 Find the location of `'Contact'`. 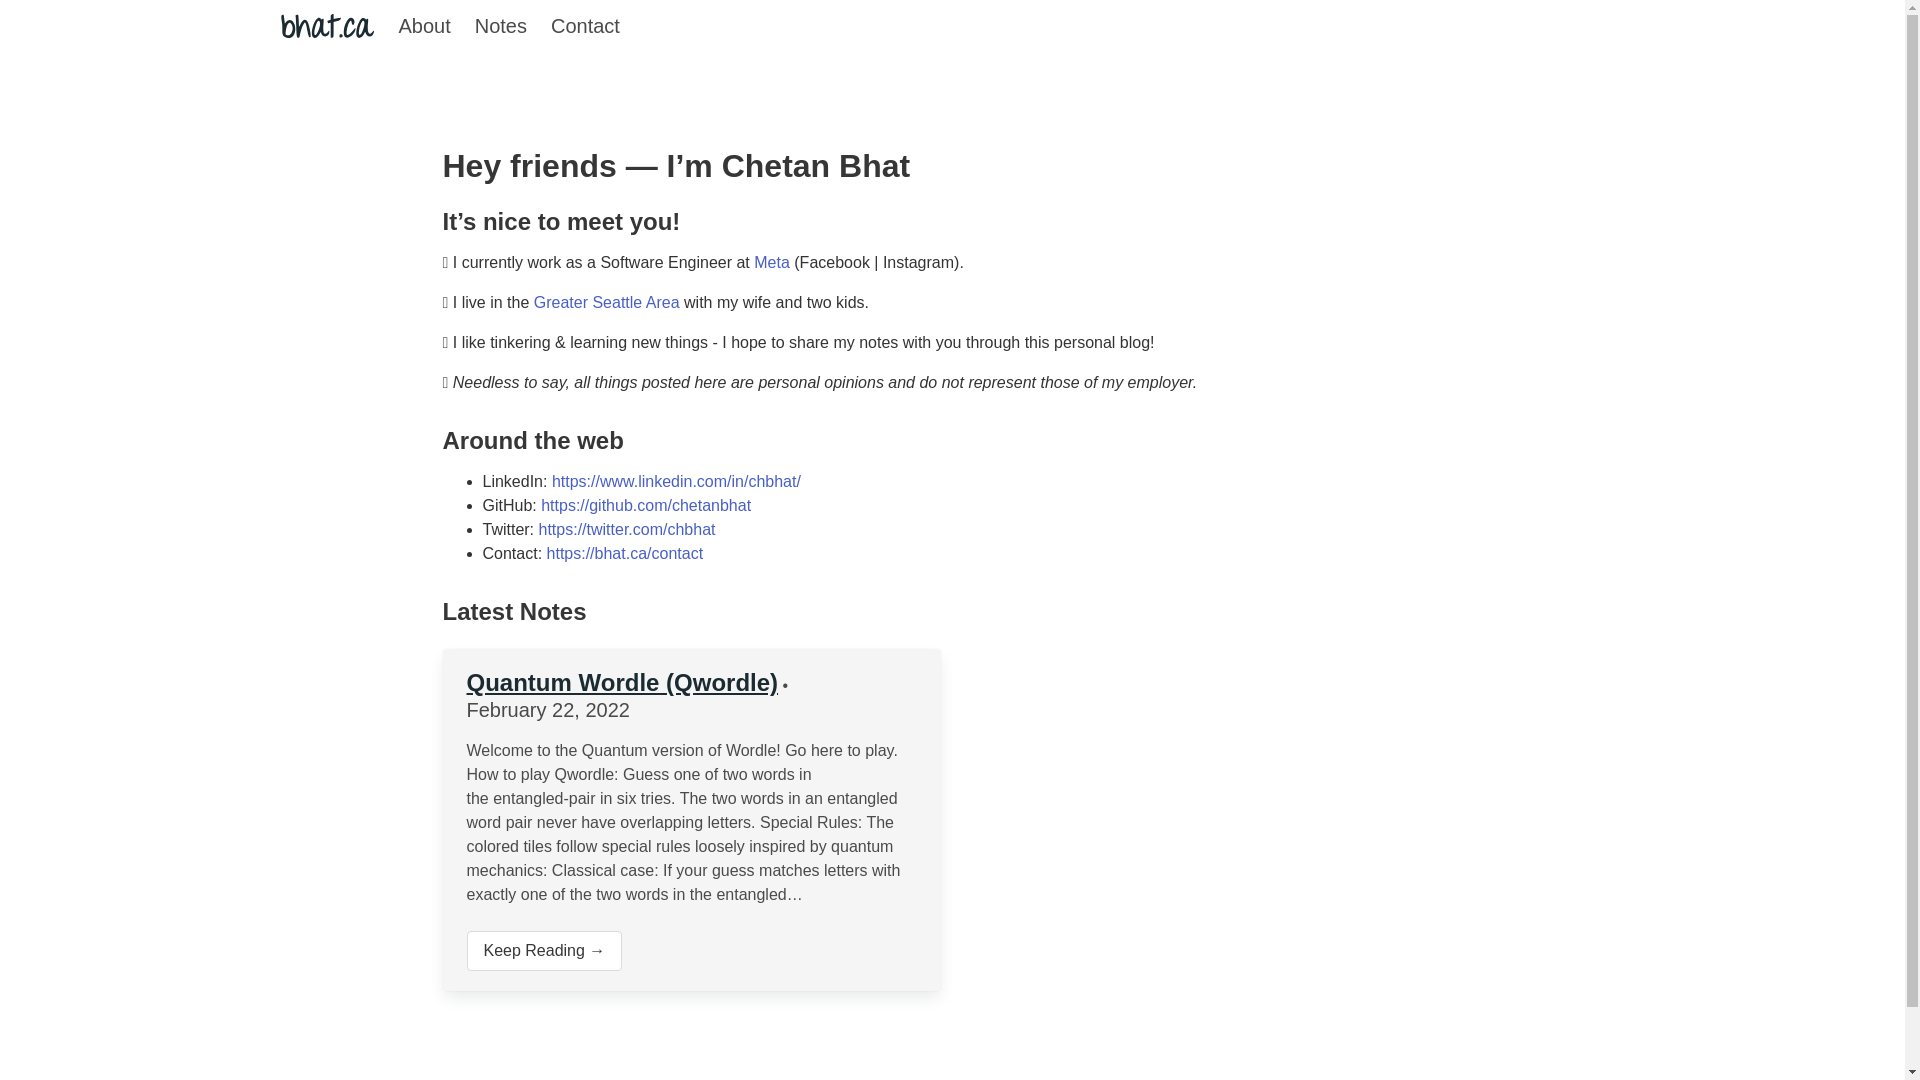

'Contact' is located at coordinates (584, 26).